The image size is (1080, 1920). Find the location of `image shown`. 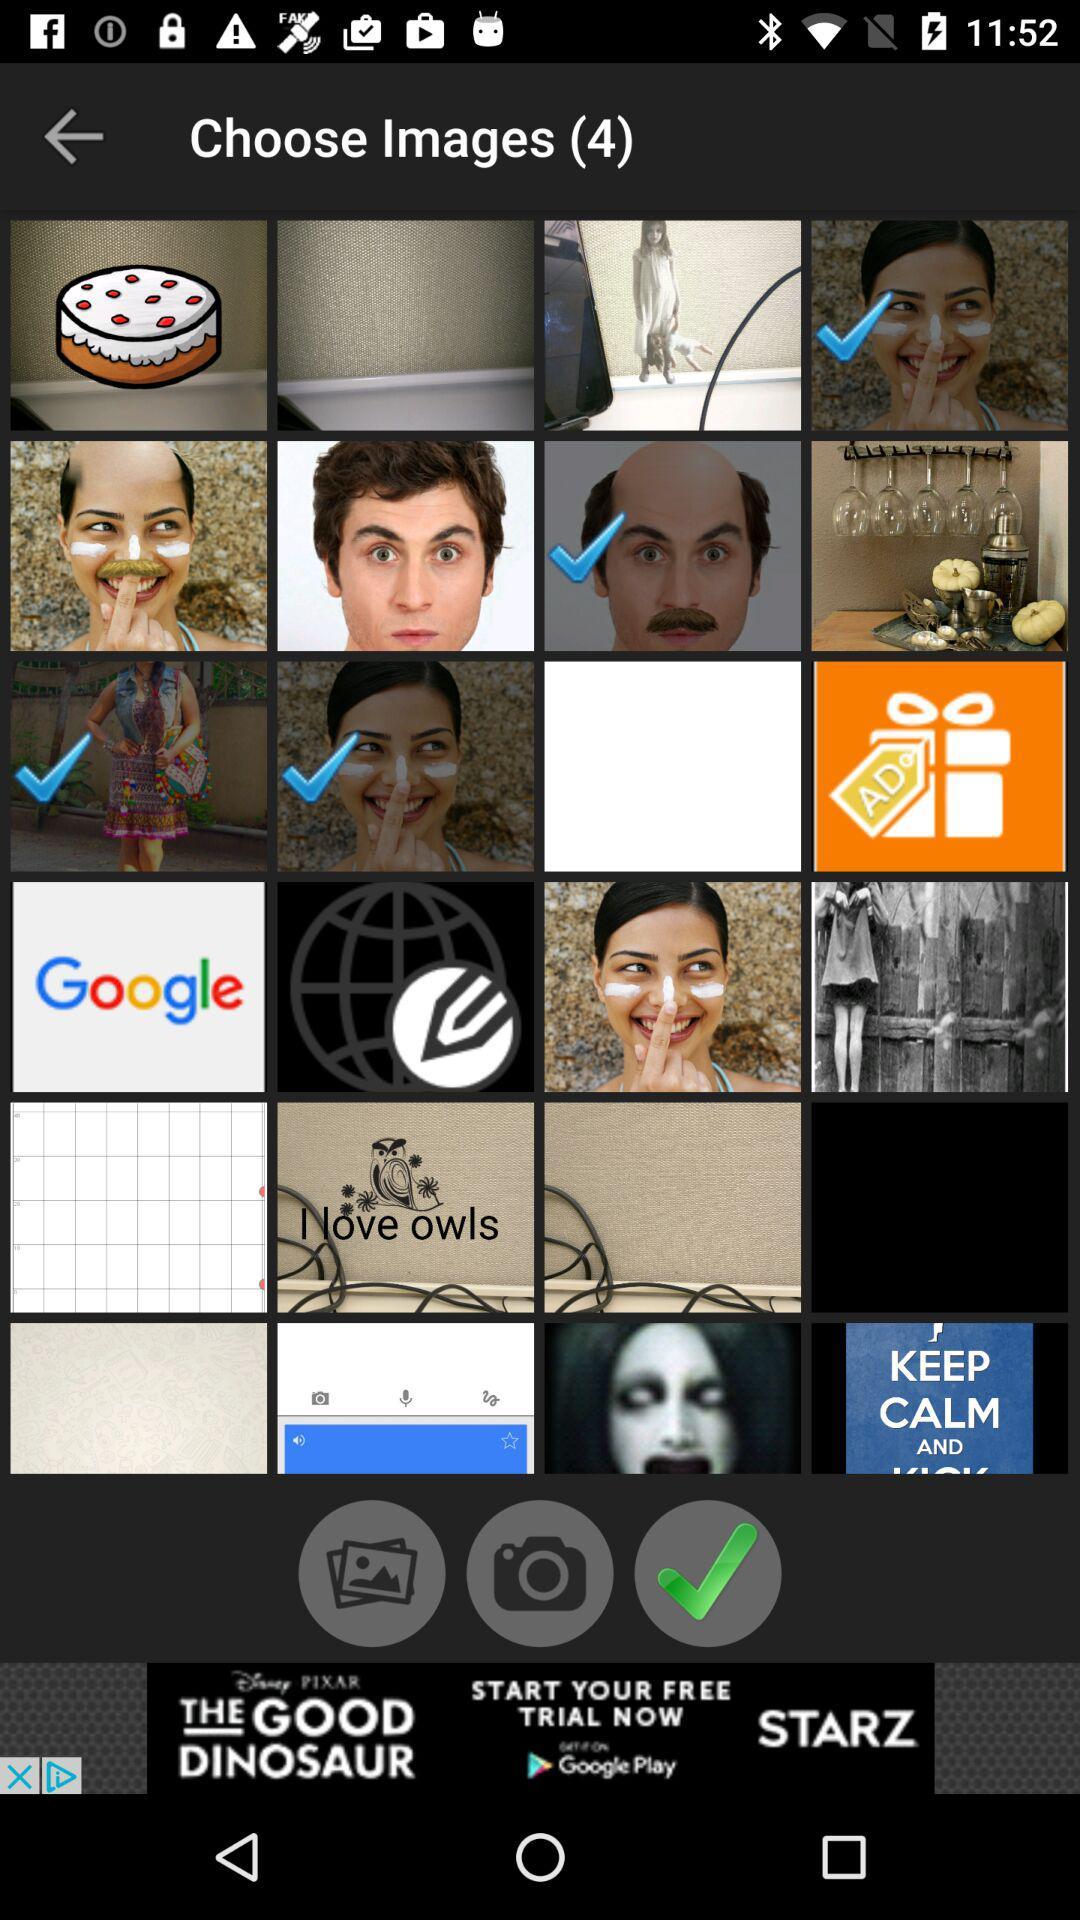

image shown is located at coordinates (137, 765).